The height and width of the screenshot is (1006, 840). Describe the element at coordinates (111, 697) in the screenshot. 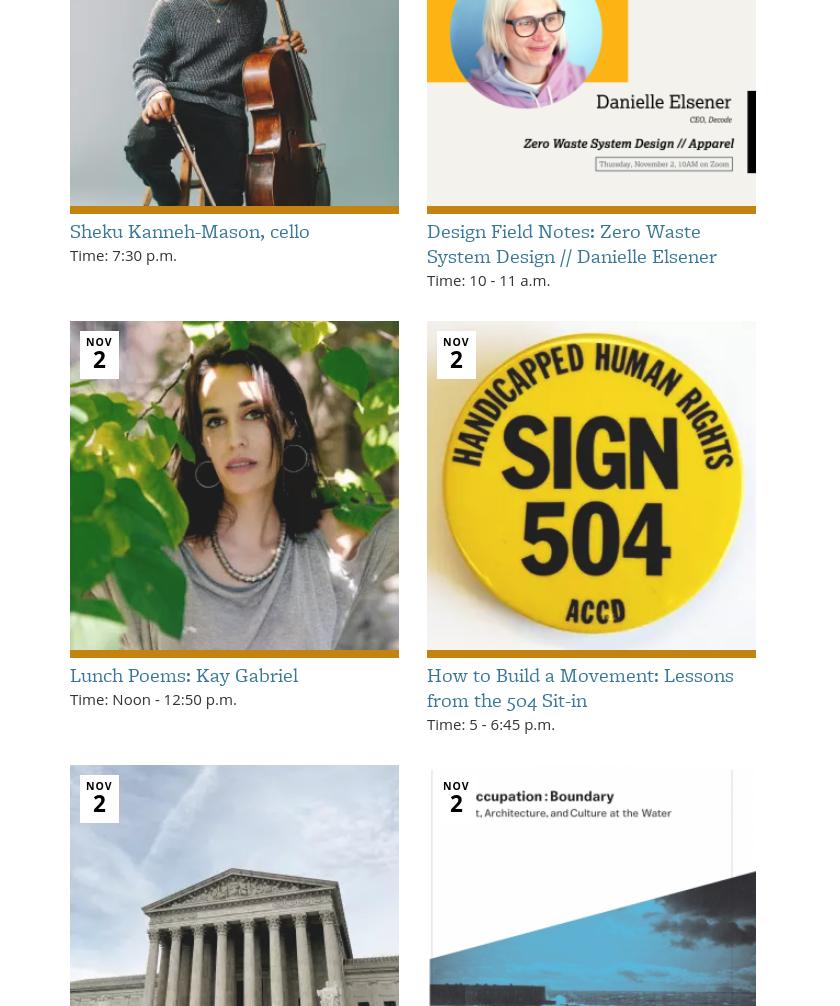

I see `'Time: Noon'` at that location.